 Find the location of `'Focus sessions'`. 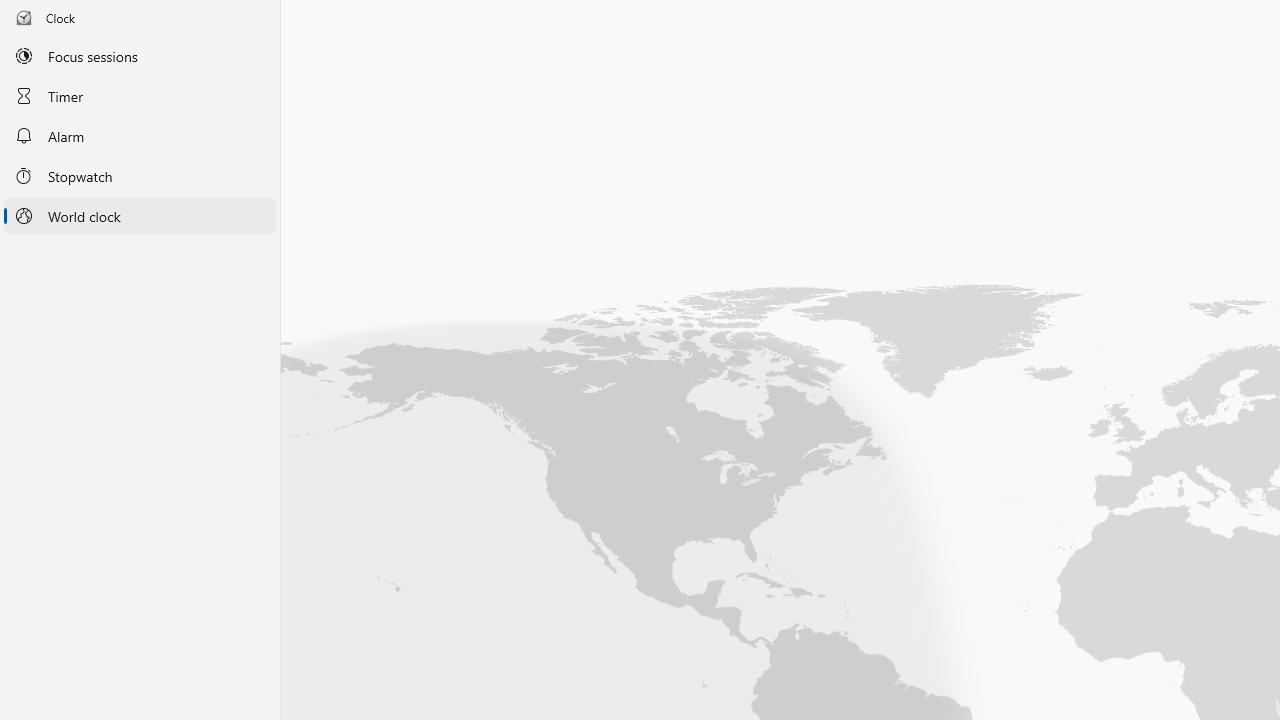

'Focus sessions' is located at coordinates (139, 55).